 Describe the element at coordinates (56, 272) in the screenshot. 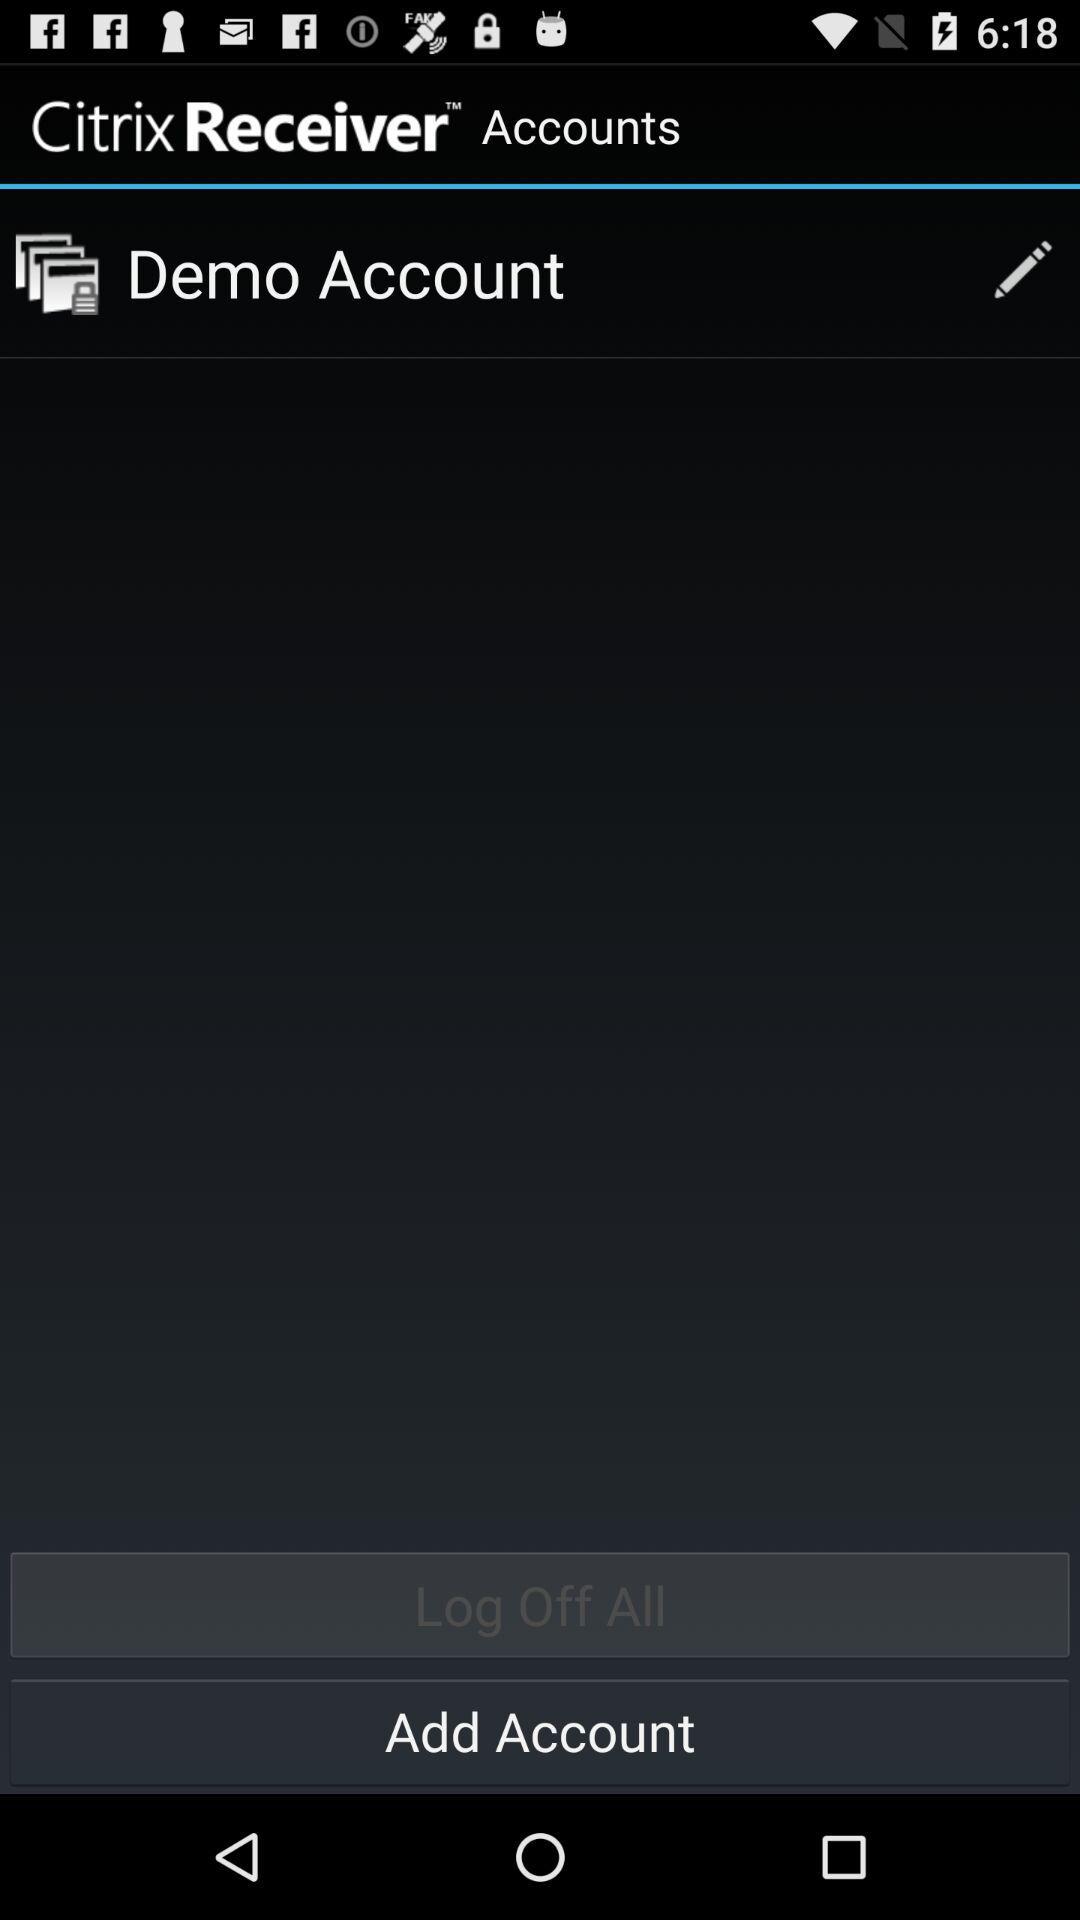

I see `app next to demo account` at that location.